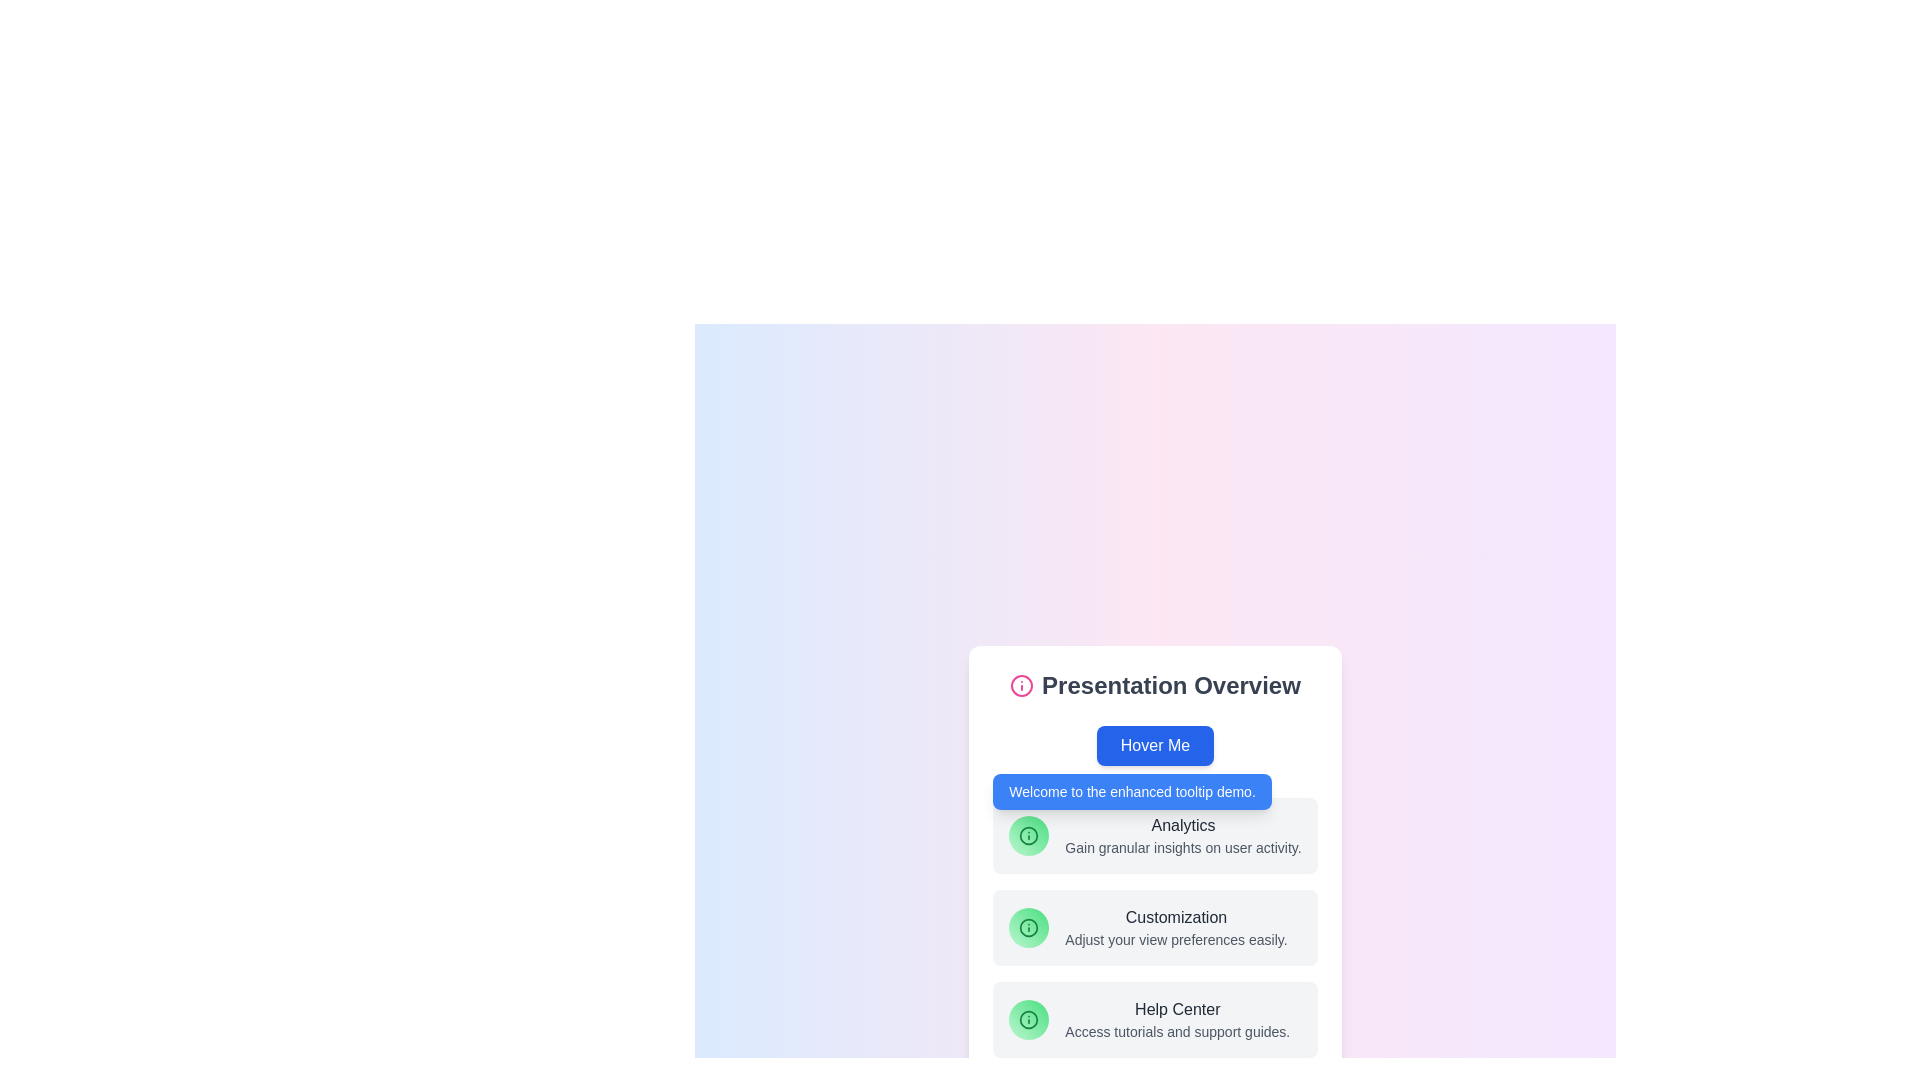  What do you see at coordinates (1183, 848) in the screenshot?
I see `the Text Label that reads 'Gain granular insights on user activity.' positioned beneath the heading 'Analytics'` at bounding box center [1183, 848].